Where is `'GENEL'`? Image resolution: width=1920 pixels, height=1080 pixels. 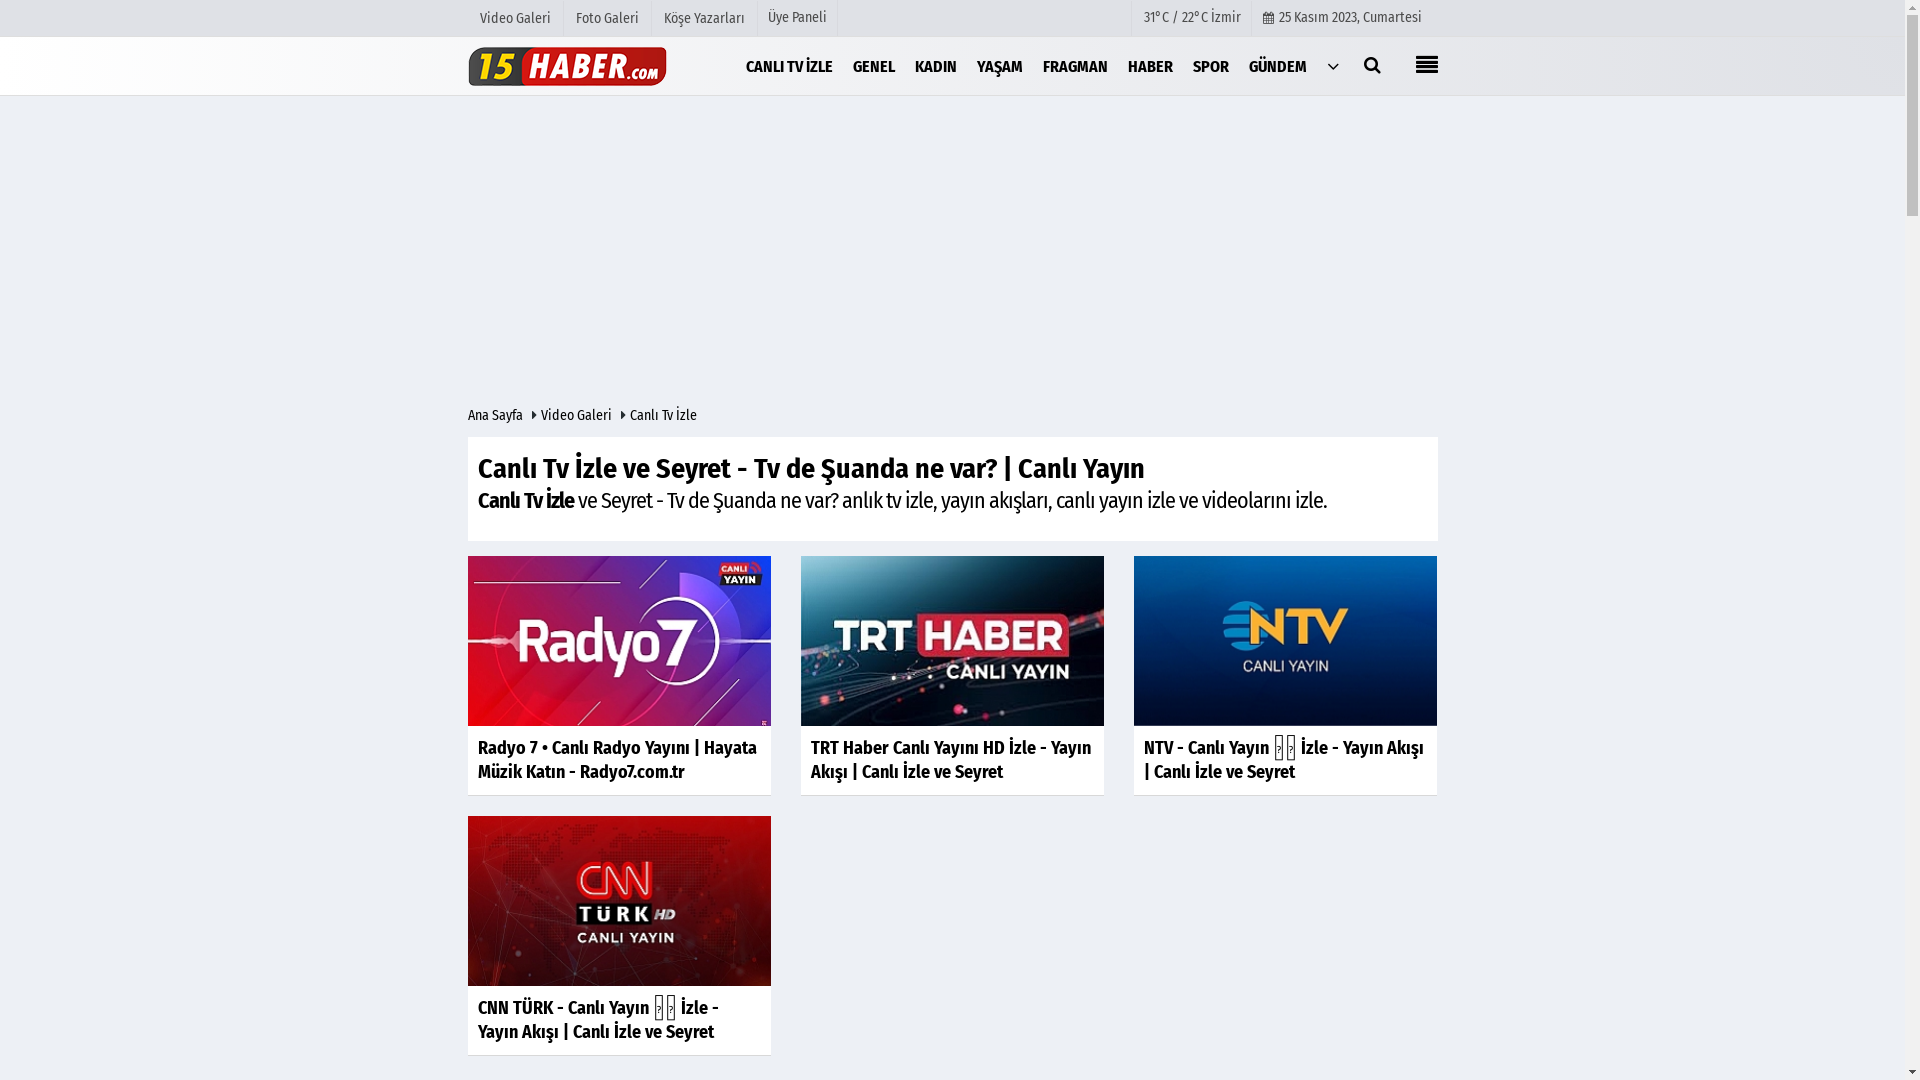
'GENEL' is located at coordinates (873, 64).